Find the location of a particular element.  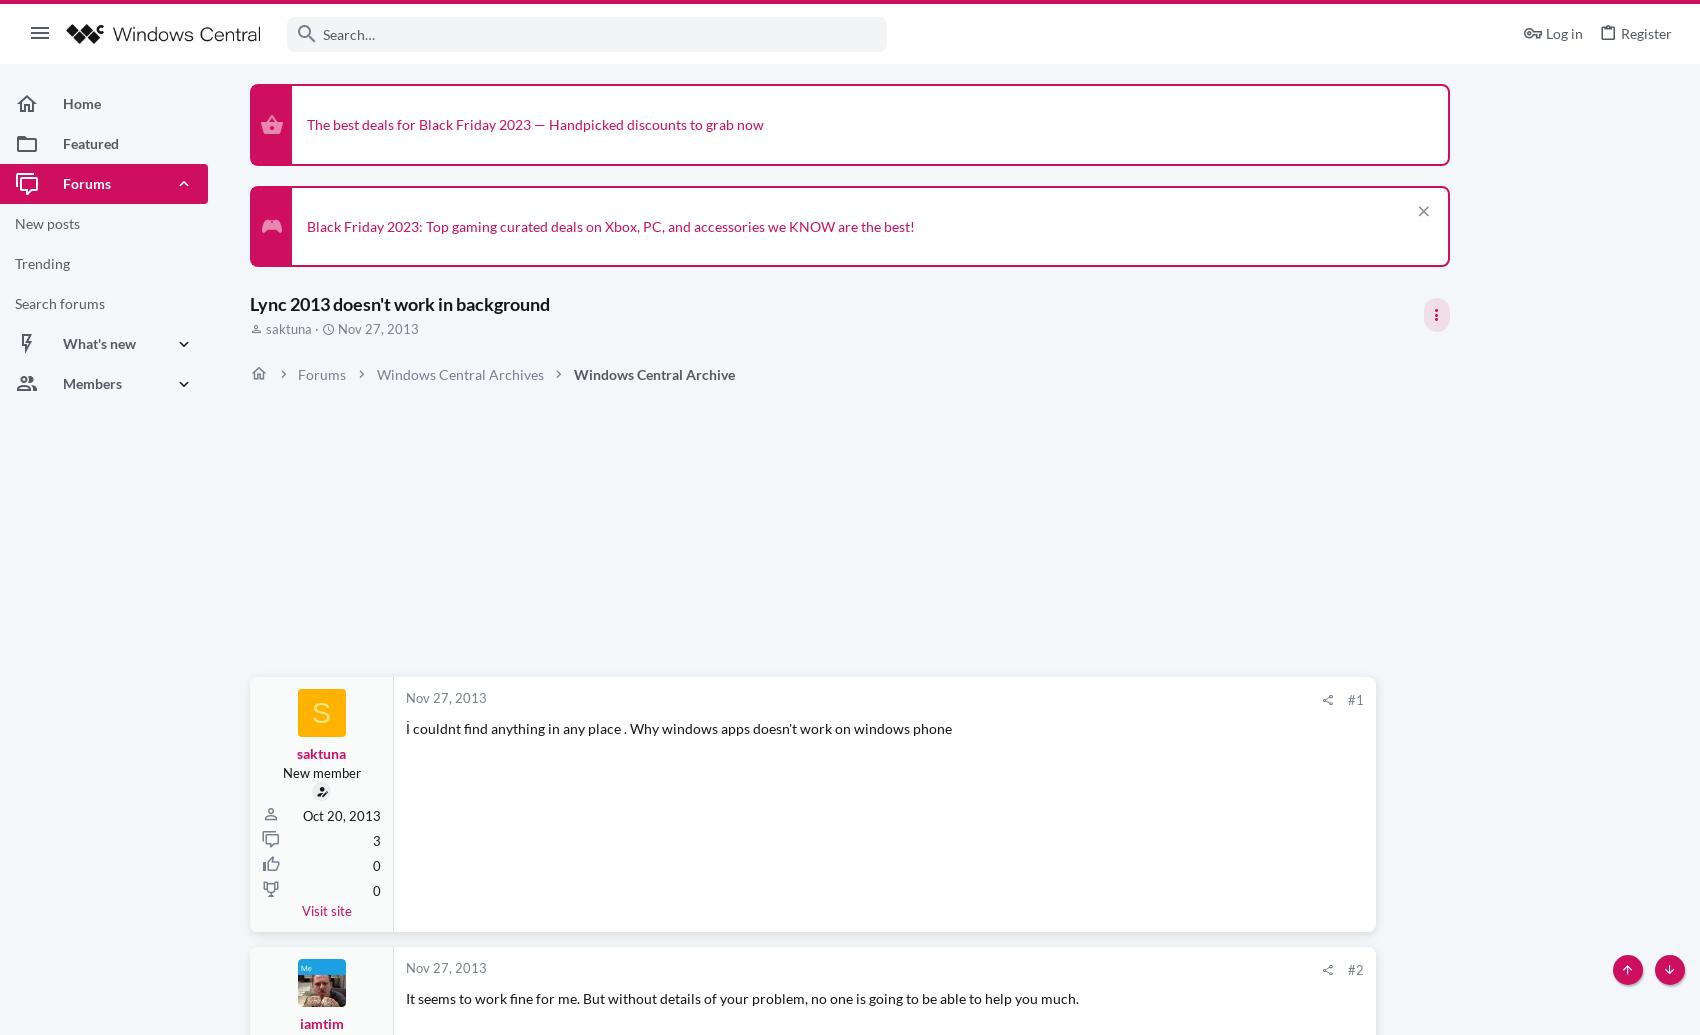

'İ couldnt find anything in any place . Why windows apps doesn't work on windows phone' is located at coordinates (678, 727).